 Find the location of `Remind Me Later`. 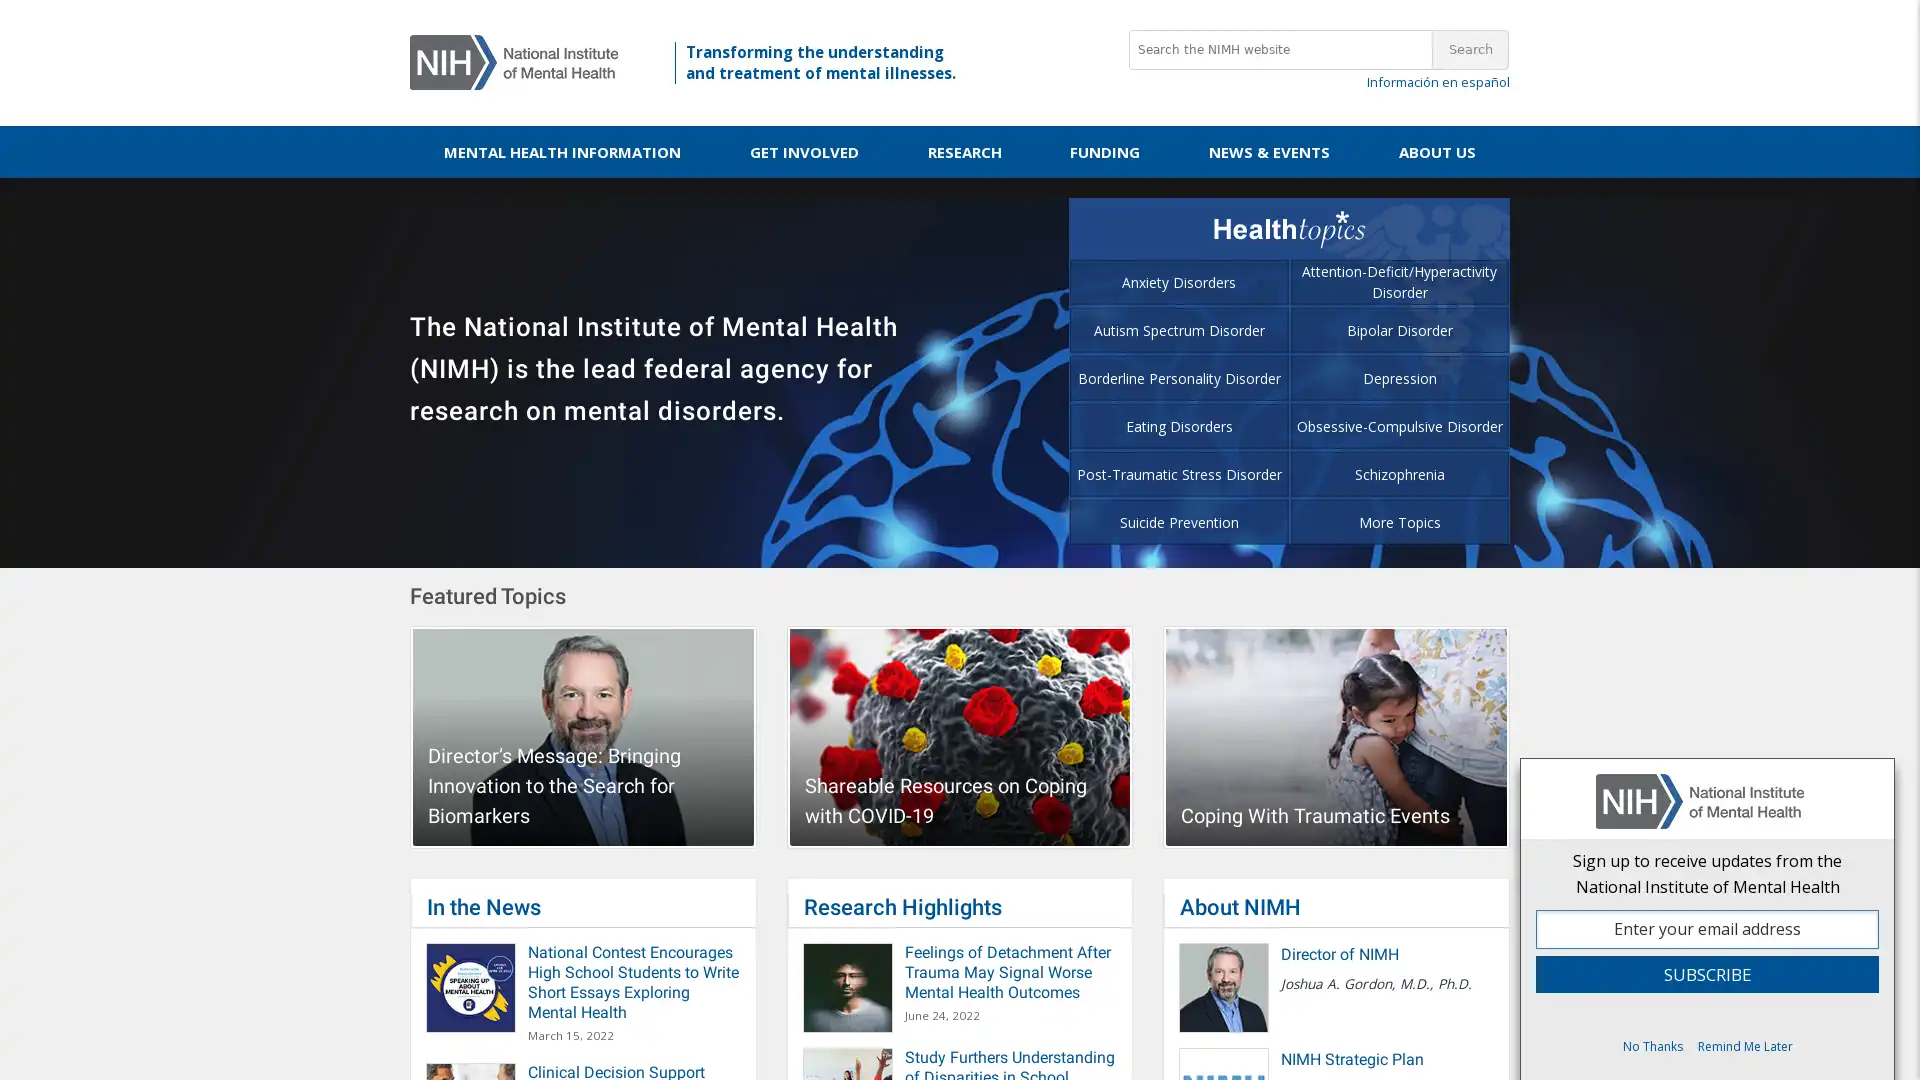

Remind Me Later is located at coordinates (1743, 1044).